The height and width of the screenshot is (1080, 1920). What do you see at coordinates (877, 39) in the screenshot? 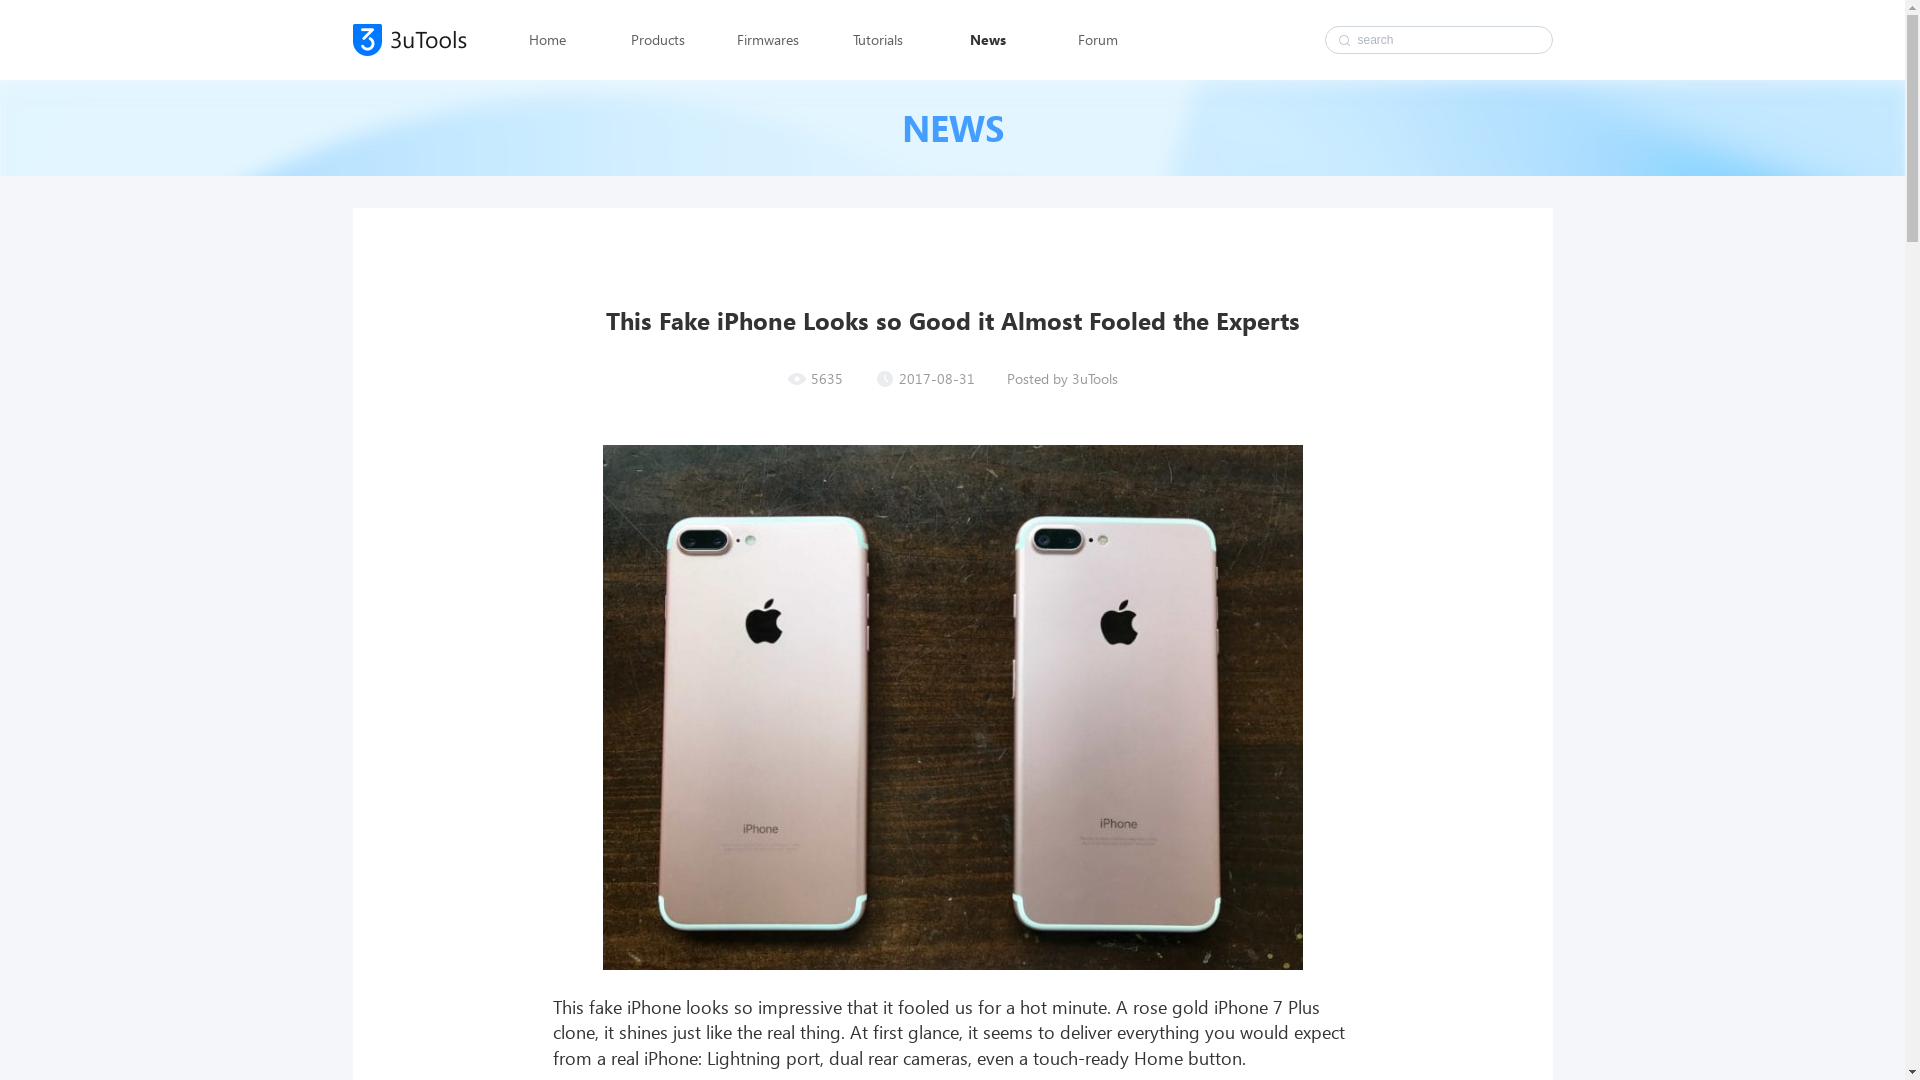
I see `'Tutorials'` at bounding box center [877, 39].